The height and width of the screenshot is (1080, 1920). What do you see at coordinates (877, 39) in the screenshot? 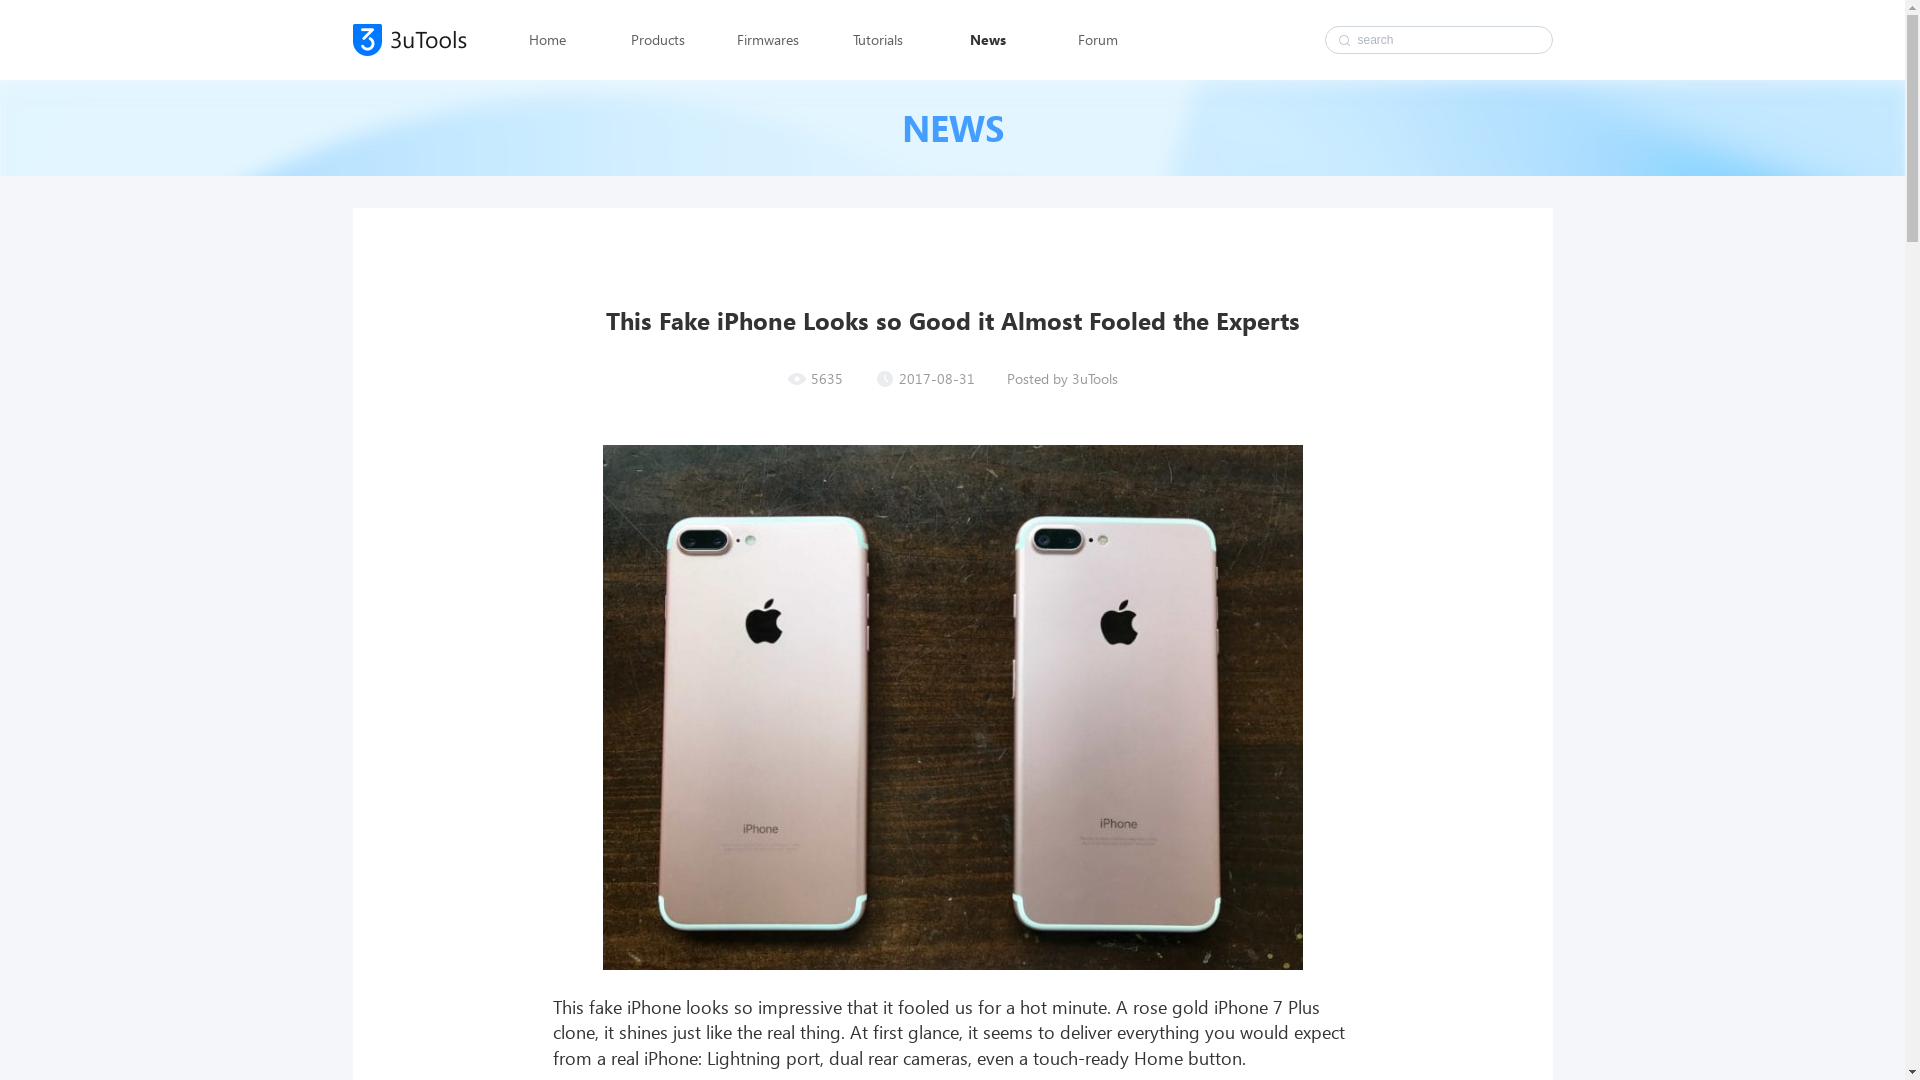
I see `'Tutorials'` at bounding box center [877, 39].